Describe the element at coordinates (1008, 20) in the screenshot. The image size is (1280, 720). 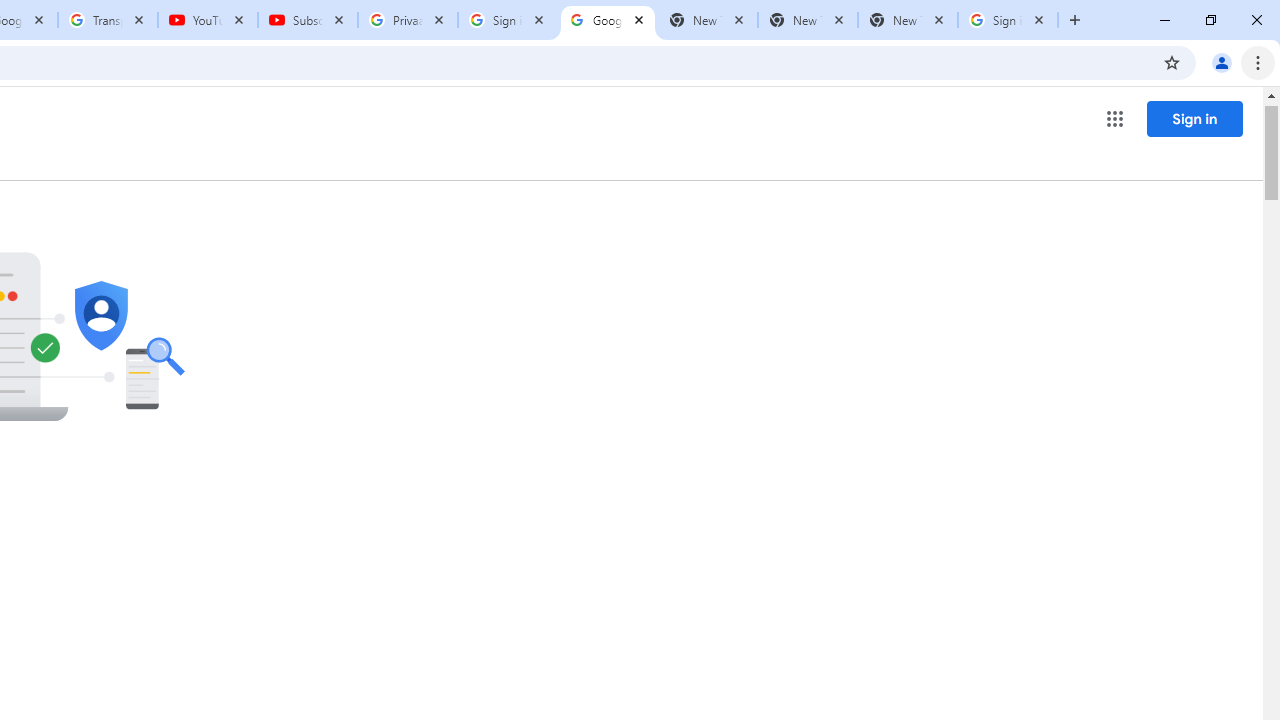
I see `'Sign in - Google Accounts'` at that location.